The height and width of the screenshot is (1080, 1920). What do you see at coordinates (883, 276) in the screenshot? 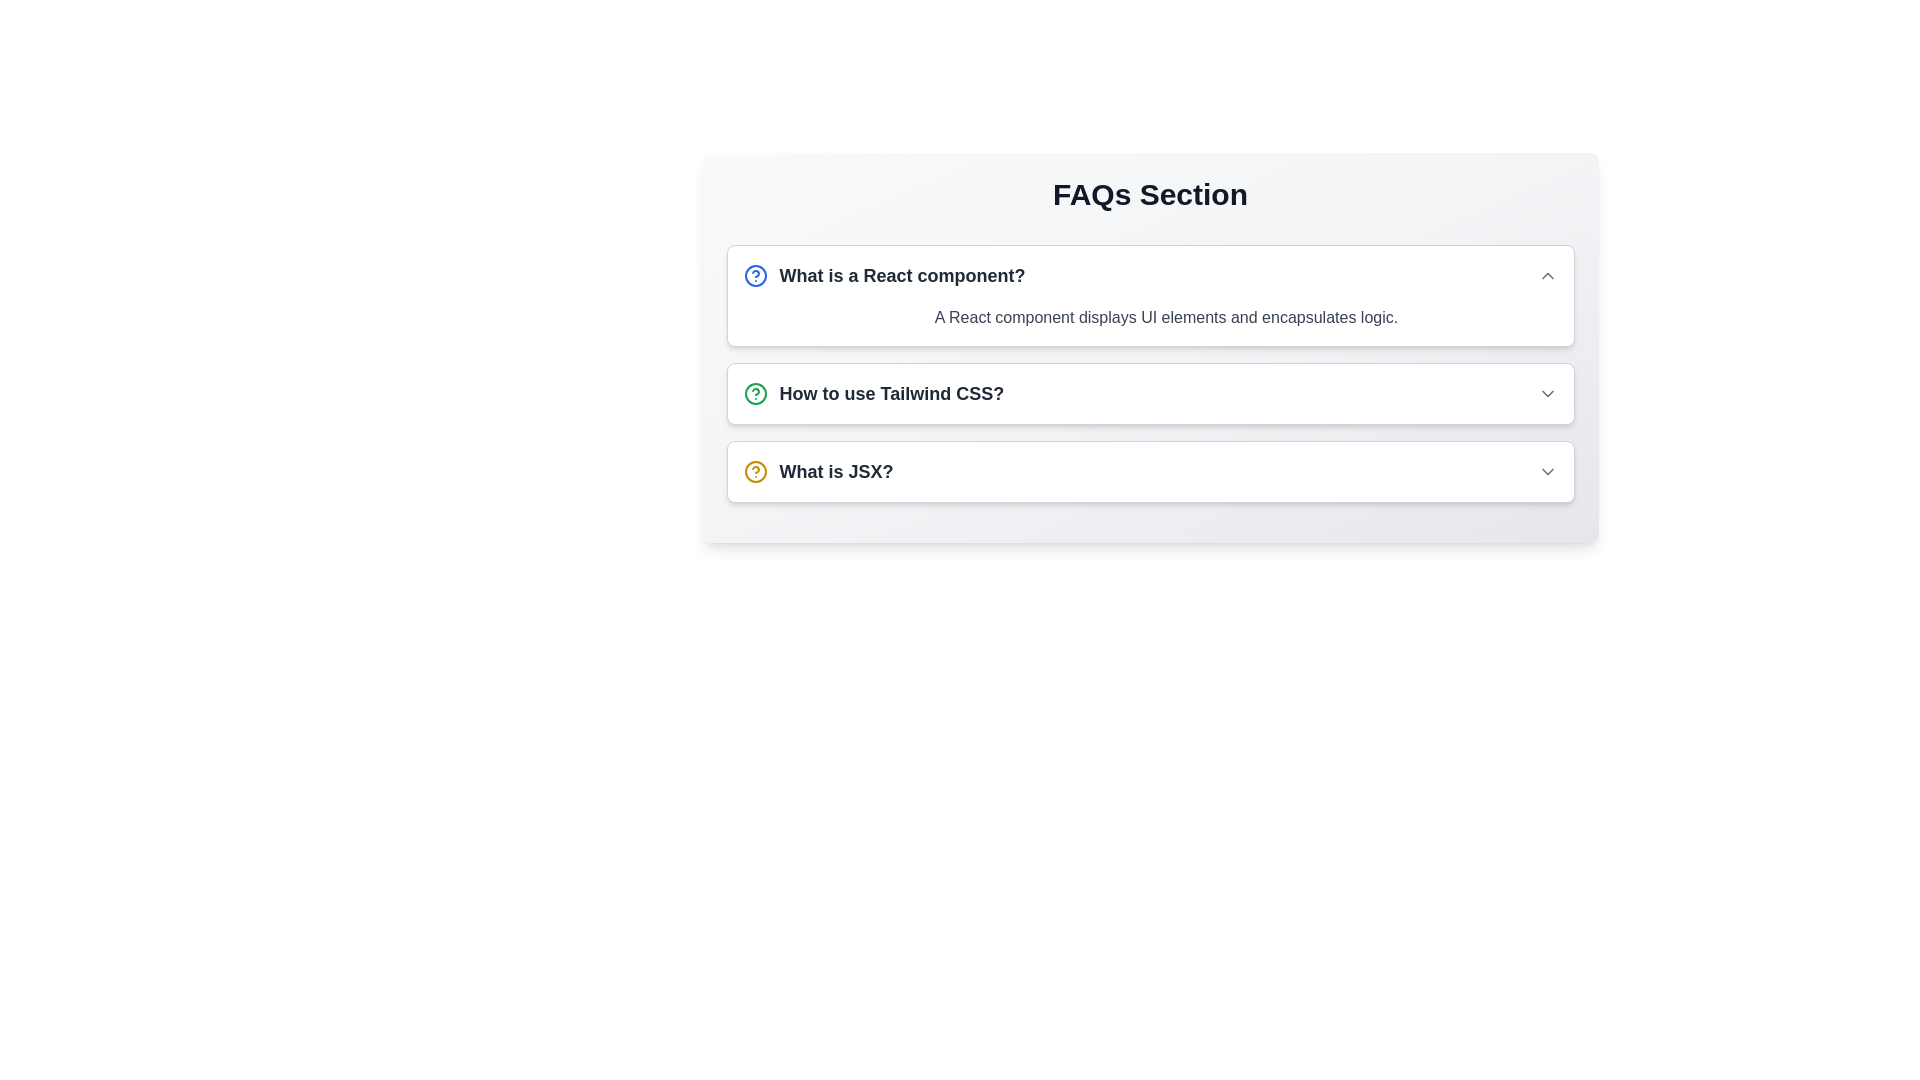
I see `the first interactive Text label with an icon in the FAQs section` at bounding box center [883, 276].